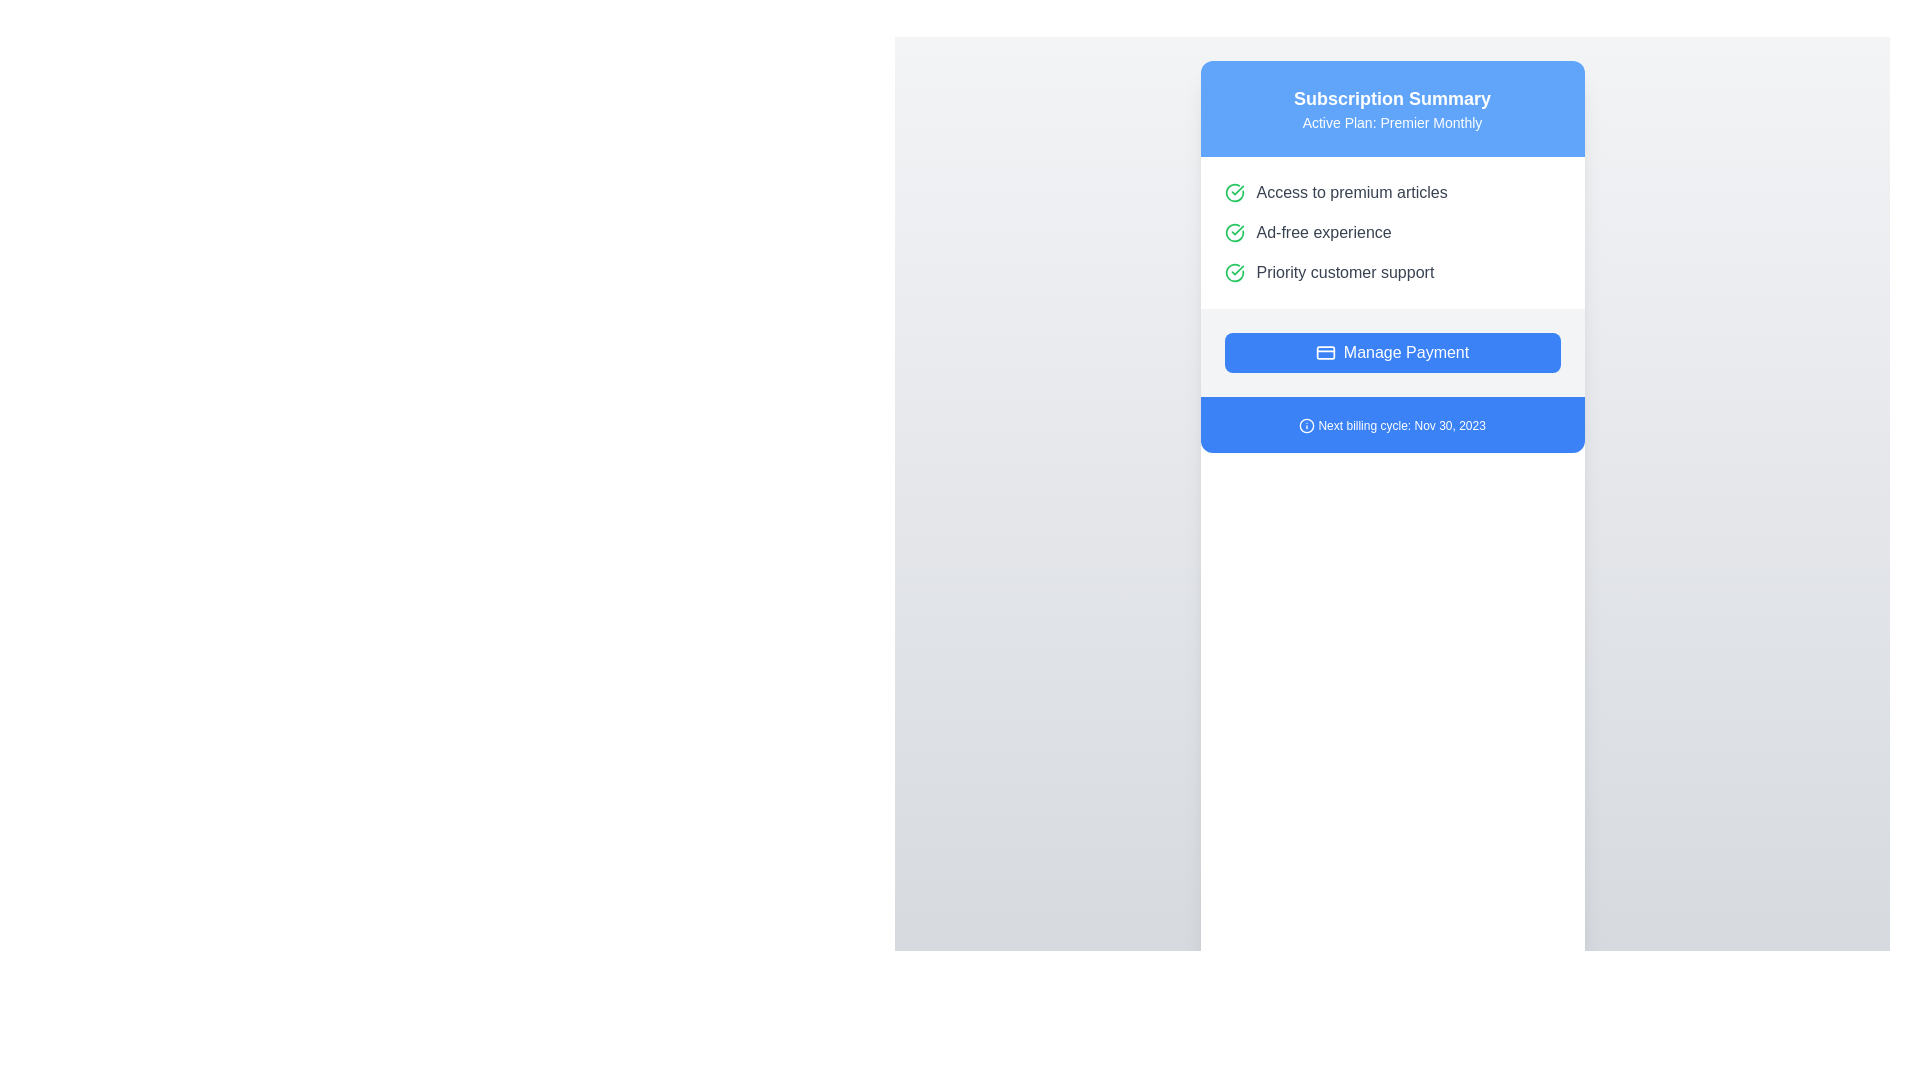 The width and height of the screenshot is (1920, 1080). Describe the element at coordinates (1307, 424) in the screenshot. I see `the small circular icon with an 'i' in the center, located on a blue background at the bottom of the subscription summary card, to the left of the text 'Next billing cycle: Nov 30, 2023'` at that location.